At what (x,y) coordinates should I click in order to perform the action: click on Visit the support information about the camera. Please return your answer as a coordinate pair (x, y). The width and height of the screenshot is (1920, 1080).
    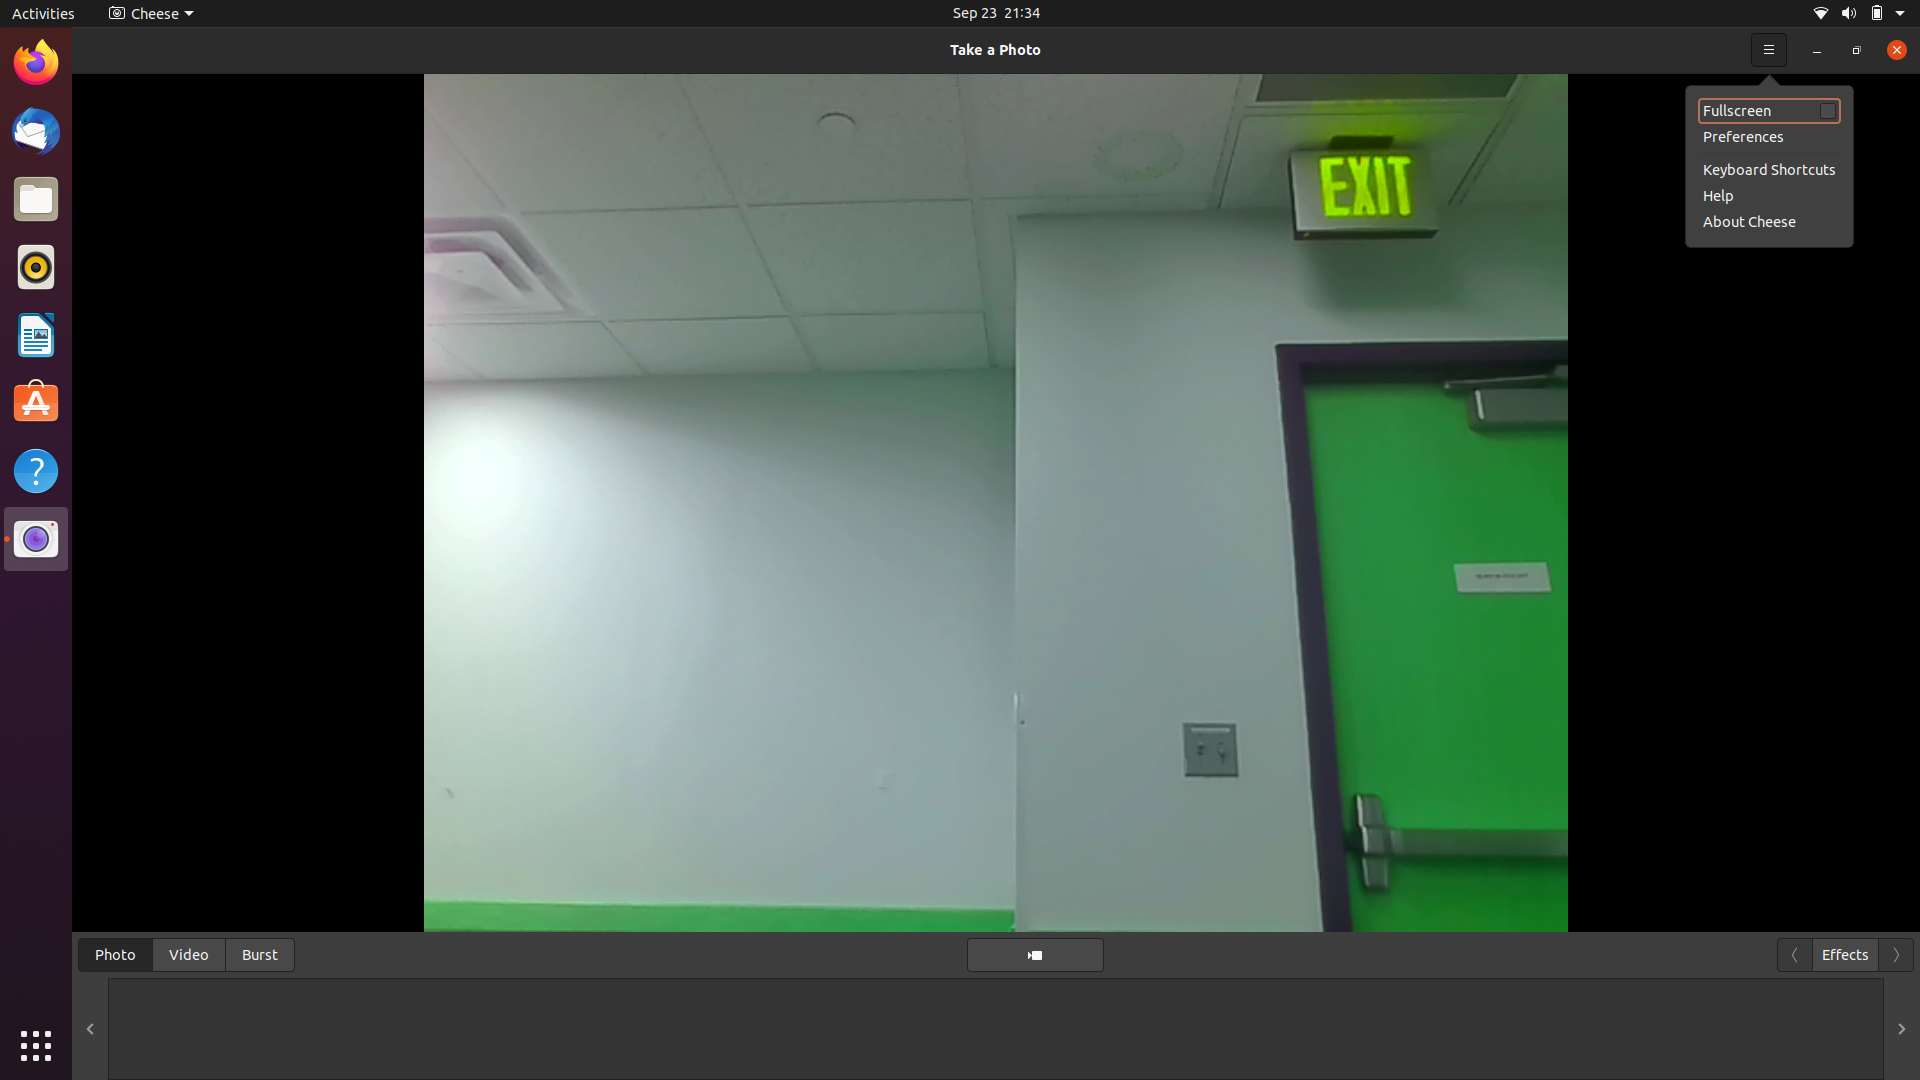
    Looking at the image, I should click on (1769, 47).